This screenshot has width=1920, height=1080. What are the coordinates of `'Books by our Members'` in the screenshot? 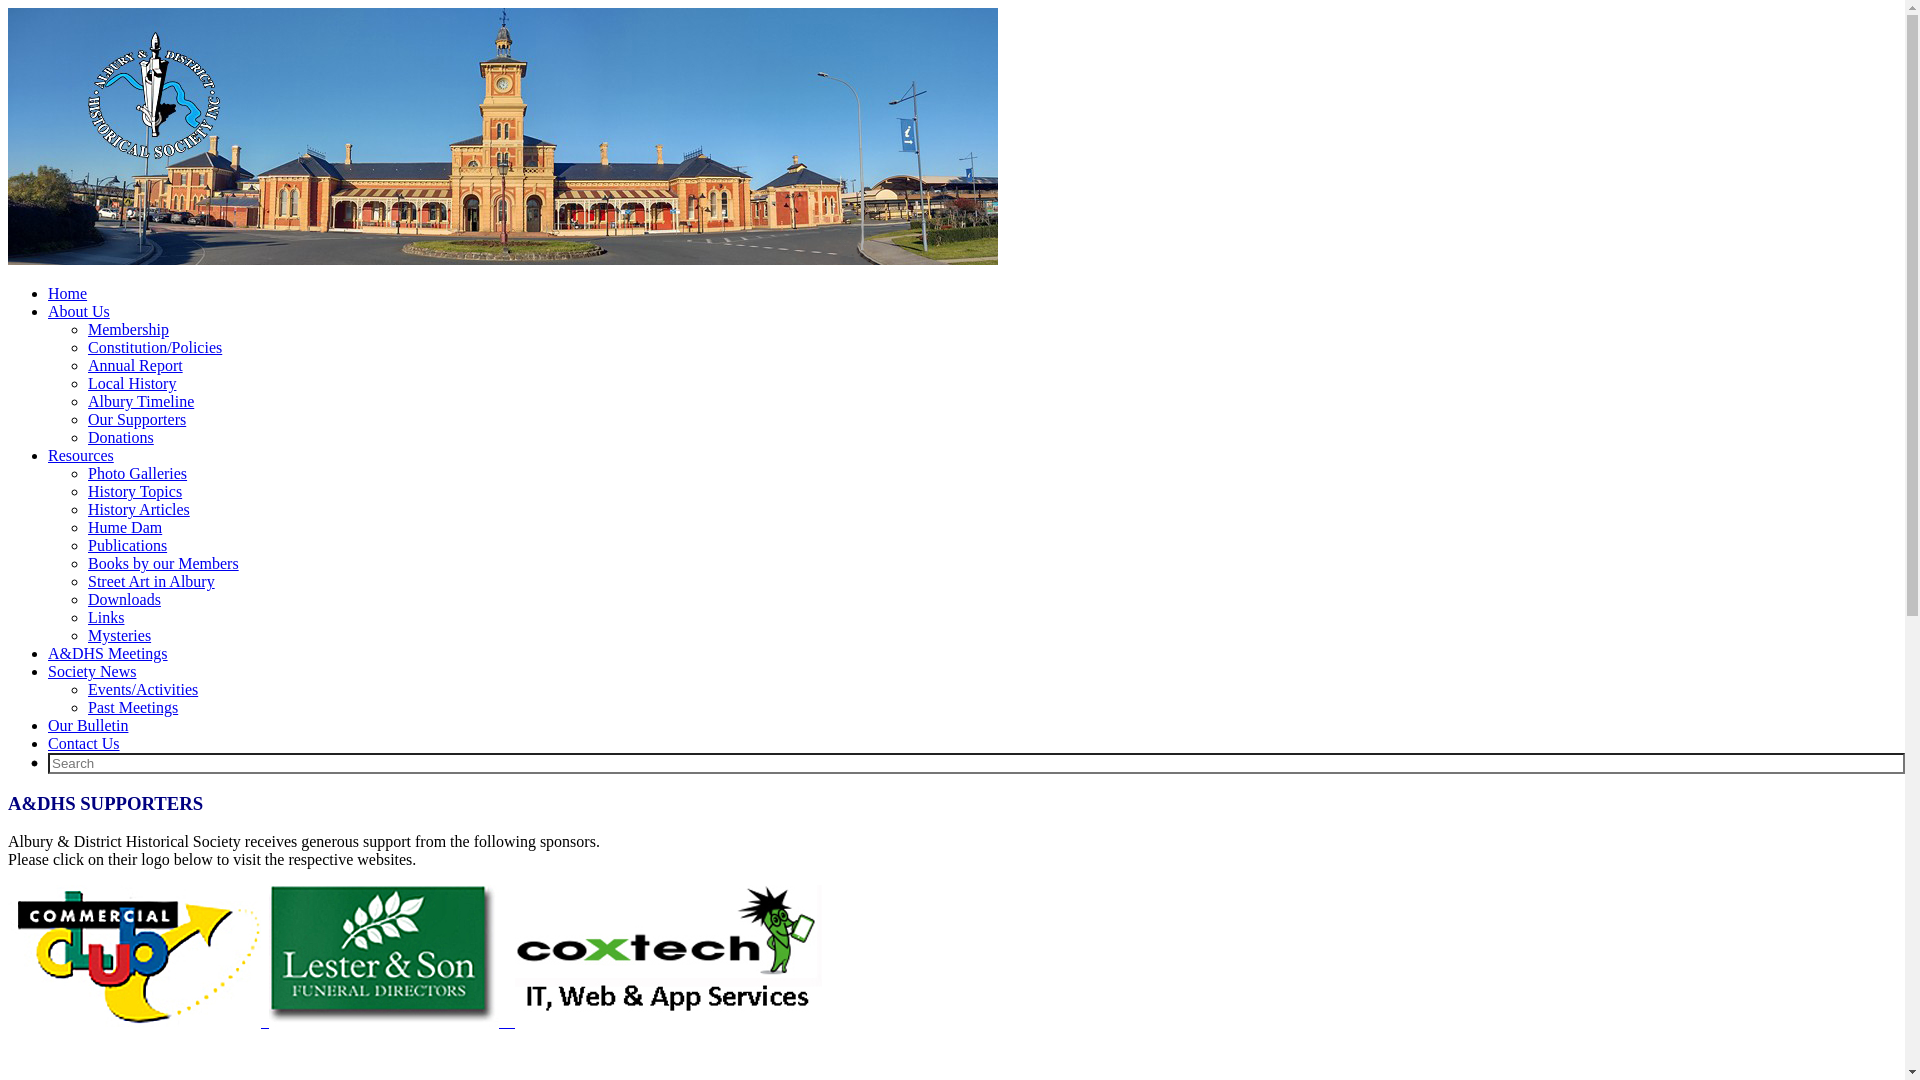 It's located at (163, 563).